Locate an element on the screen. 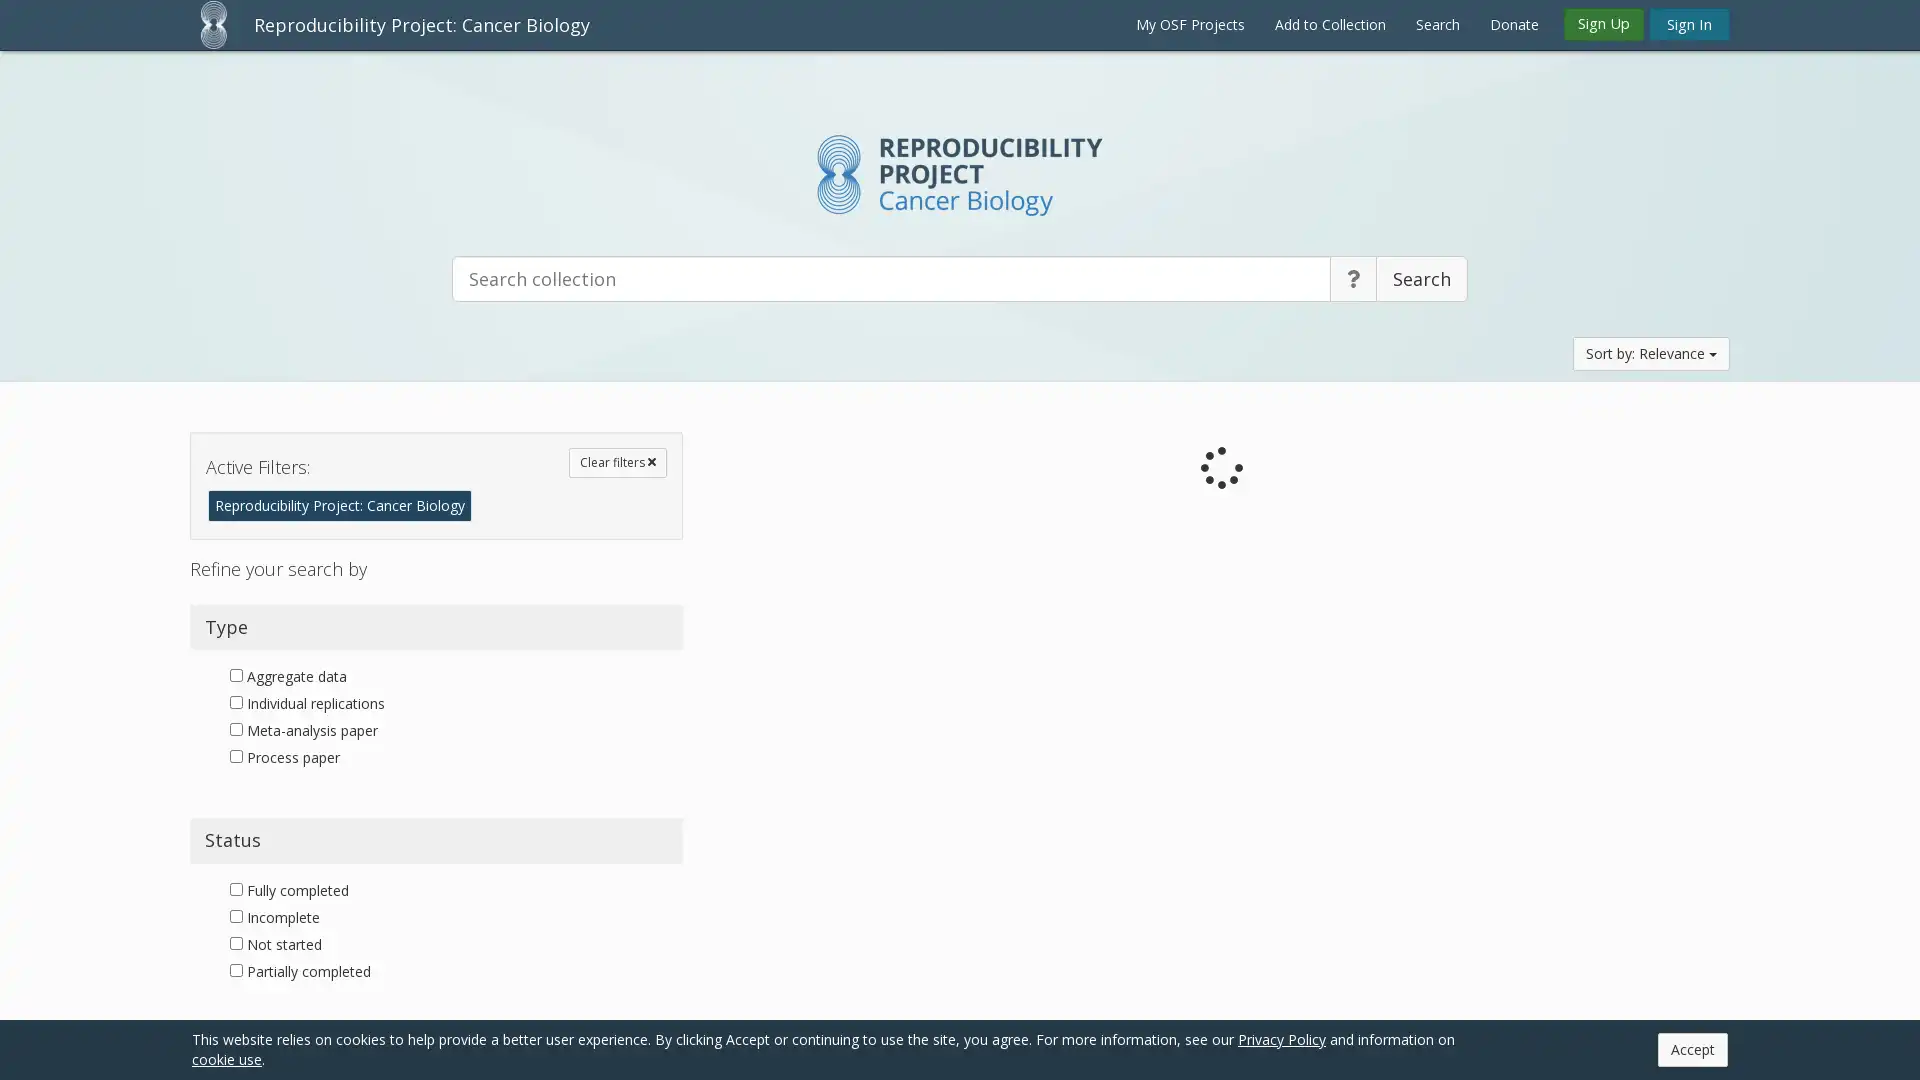 The height and width of the screenshot is (1080, 1920). Type: Individual replications is located at coordinates (826, 1025).